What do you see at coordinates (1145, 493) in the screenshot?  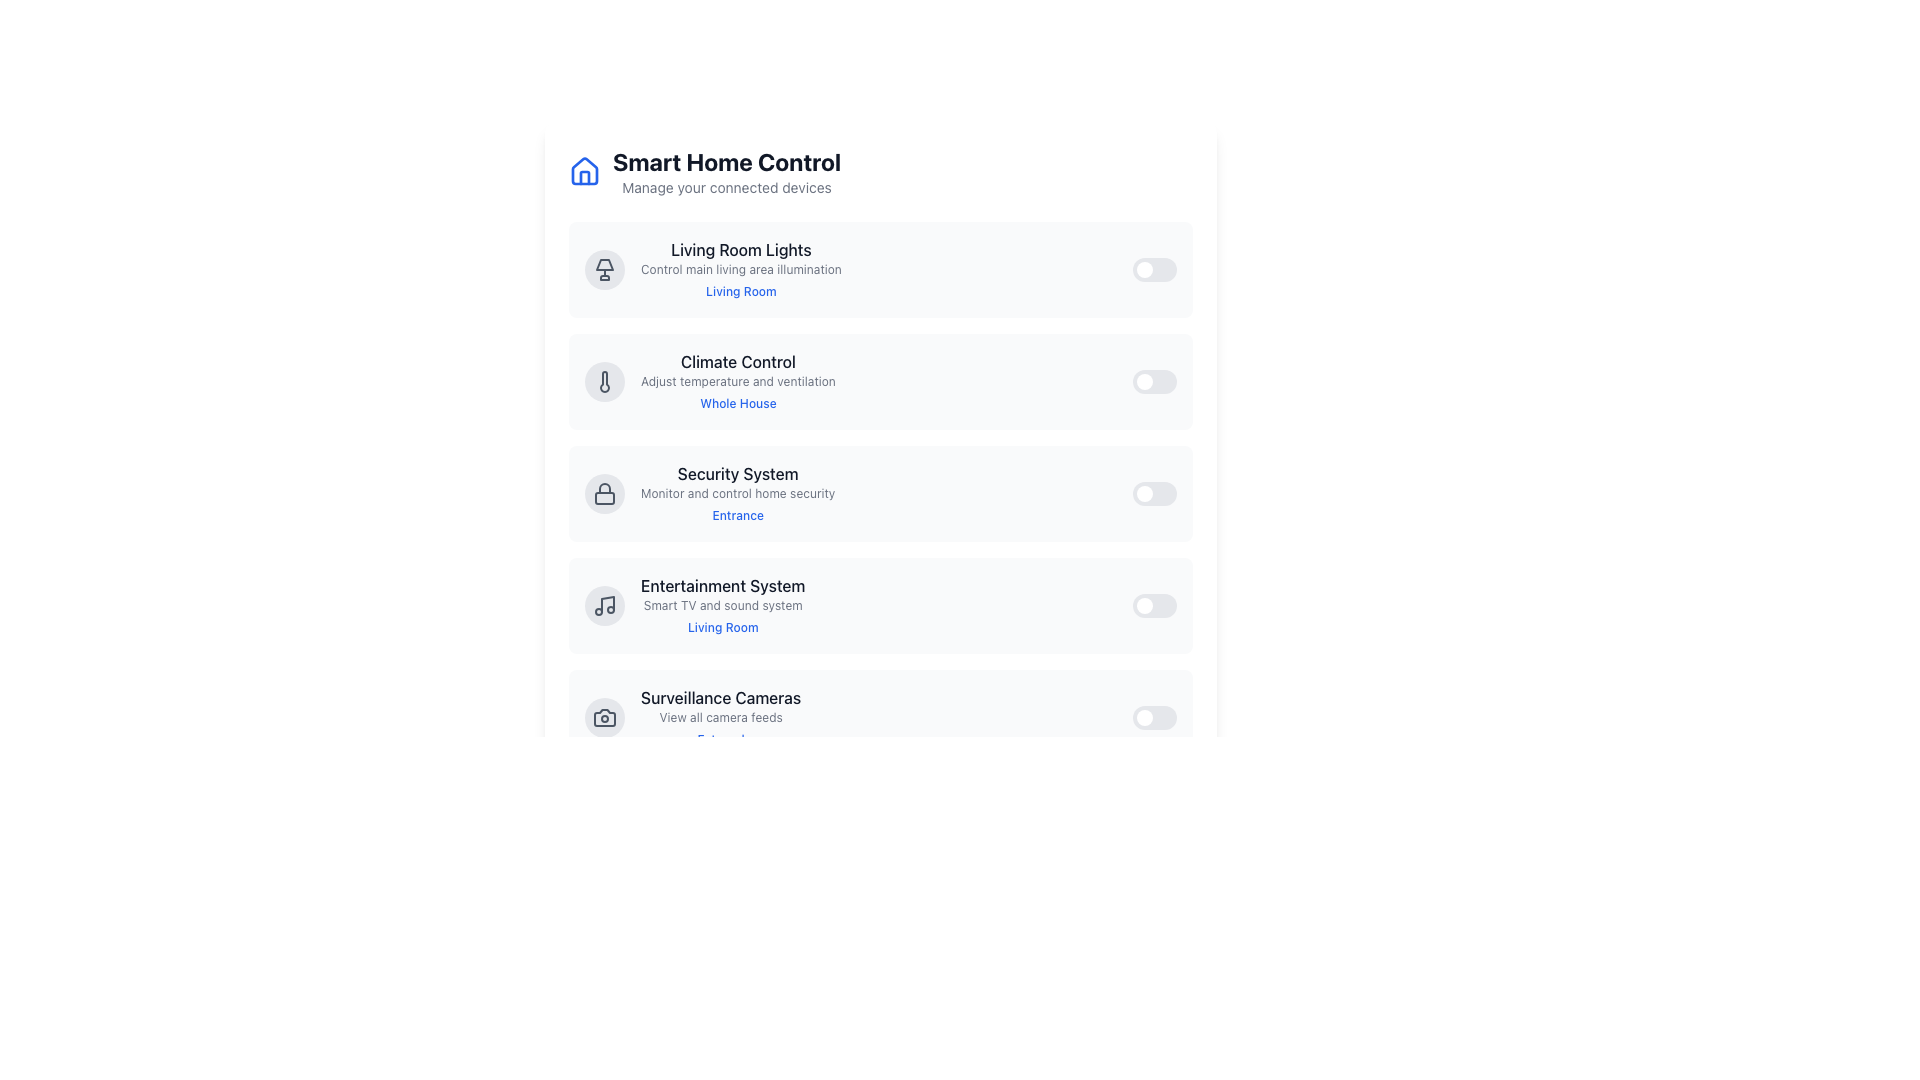 I see `the toggle switch handle, which is a small circular white object located near the right edge of the toggle switch in the 'Security System' section` at bounding box center [1145, 493].